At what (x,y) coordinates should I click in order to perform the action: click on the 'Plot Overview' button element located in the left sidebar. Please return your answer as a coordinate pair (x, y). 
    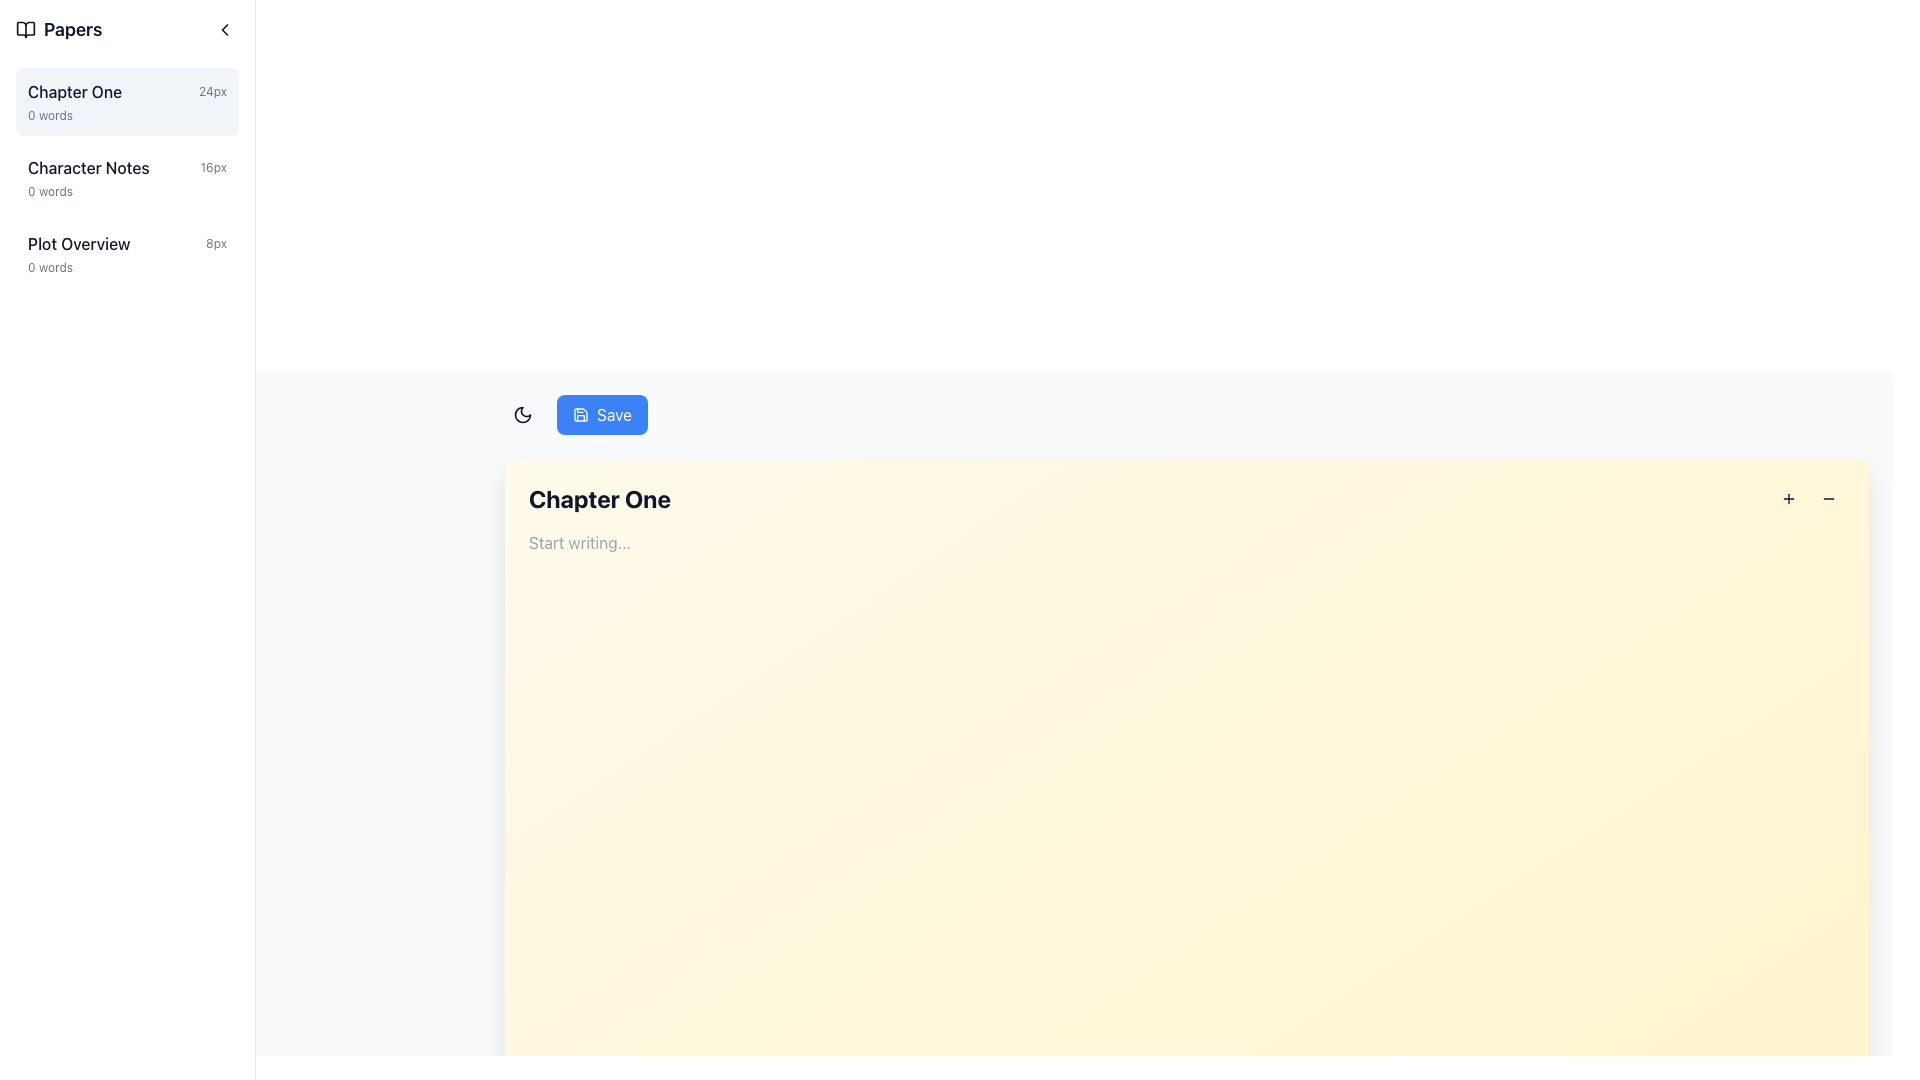
    Looking at the image, I should click on (126, 253).